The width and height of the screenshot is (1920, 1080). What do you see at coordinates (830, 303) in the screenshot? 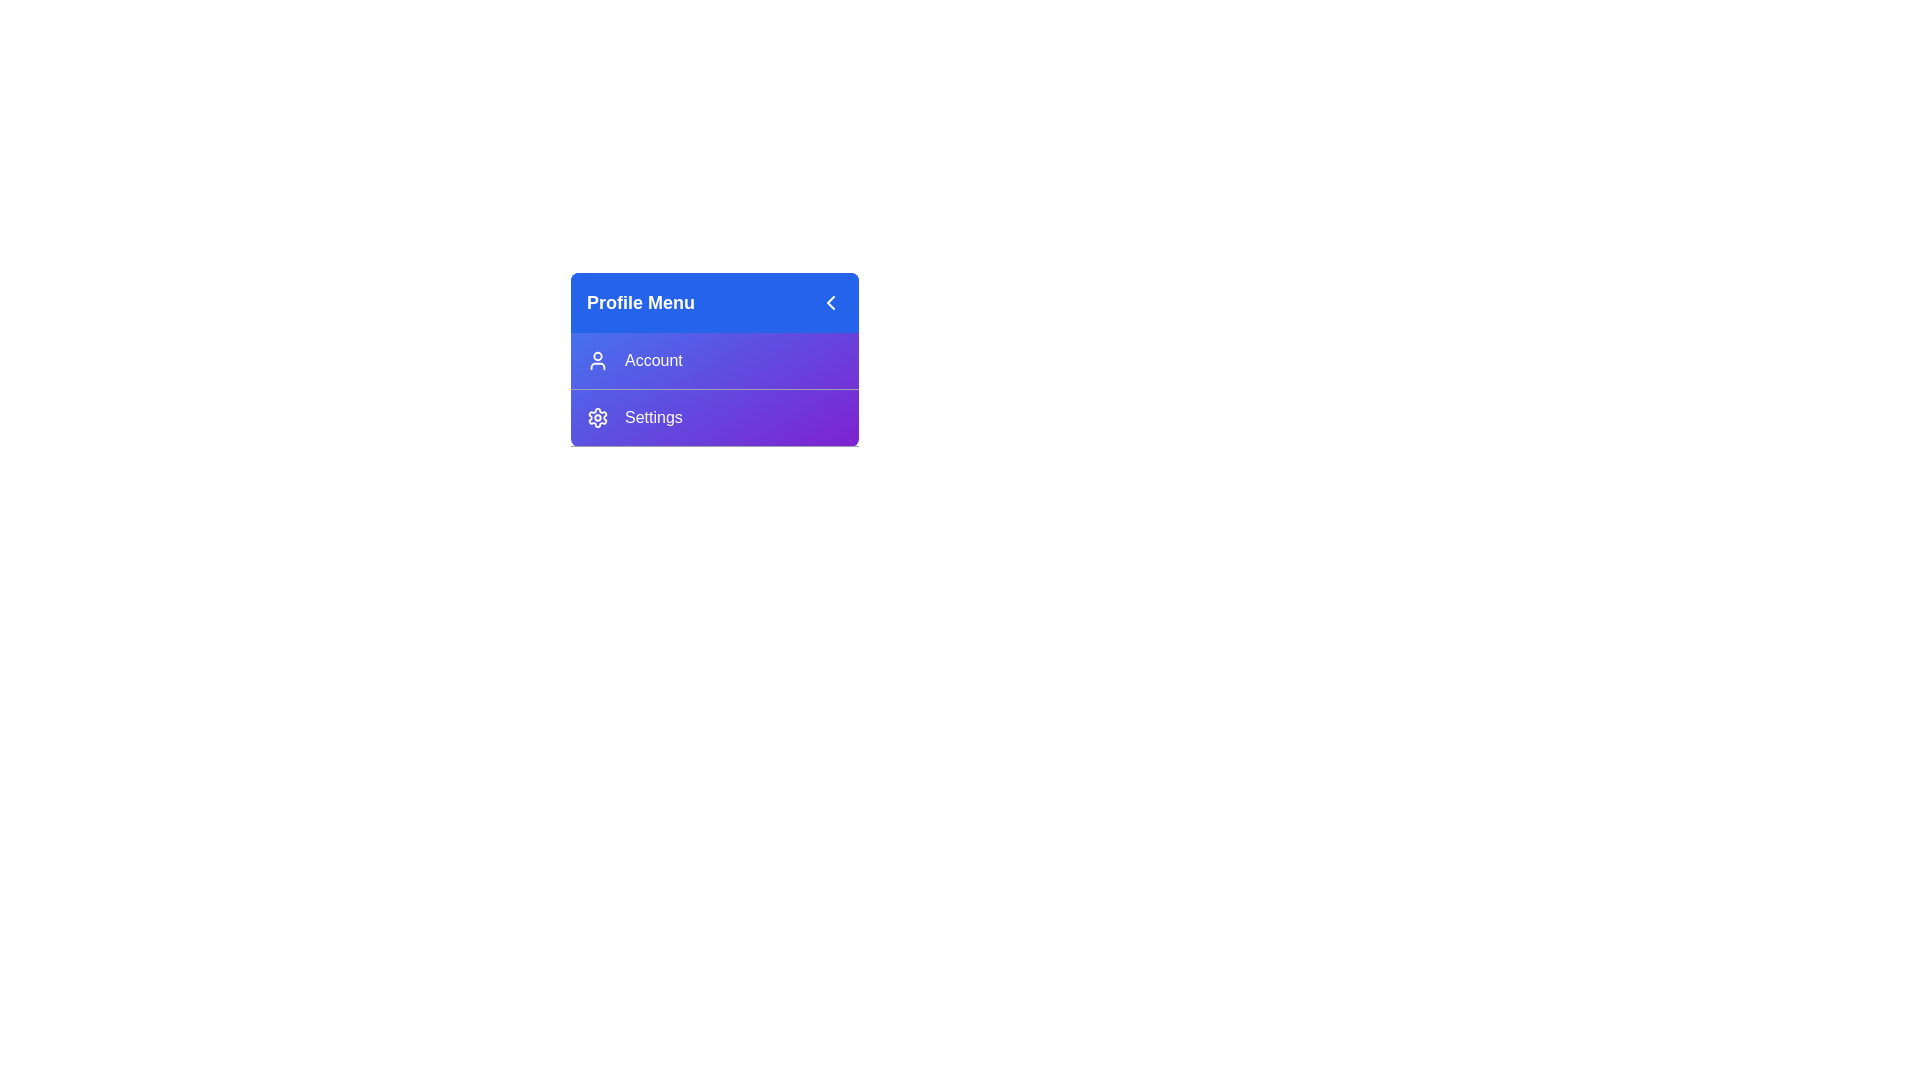
I see `the toggle button located at the top-right corner of the Profile Menu header` at bounding box center [830, 303].